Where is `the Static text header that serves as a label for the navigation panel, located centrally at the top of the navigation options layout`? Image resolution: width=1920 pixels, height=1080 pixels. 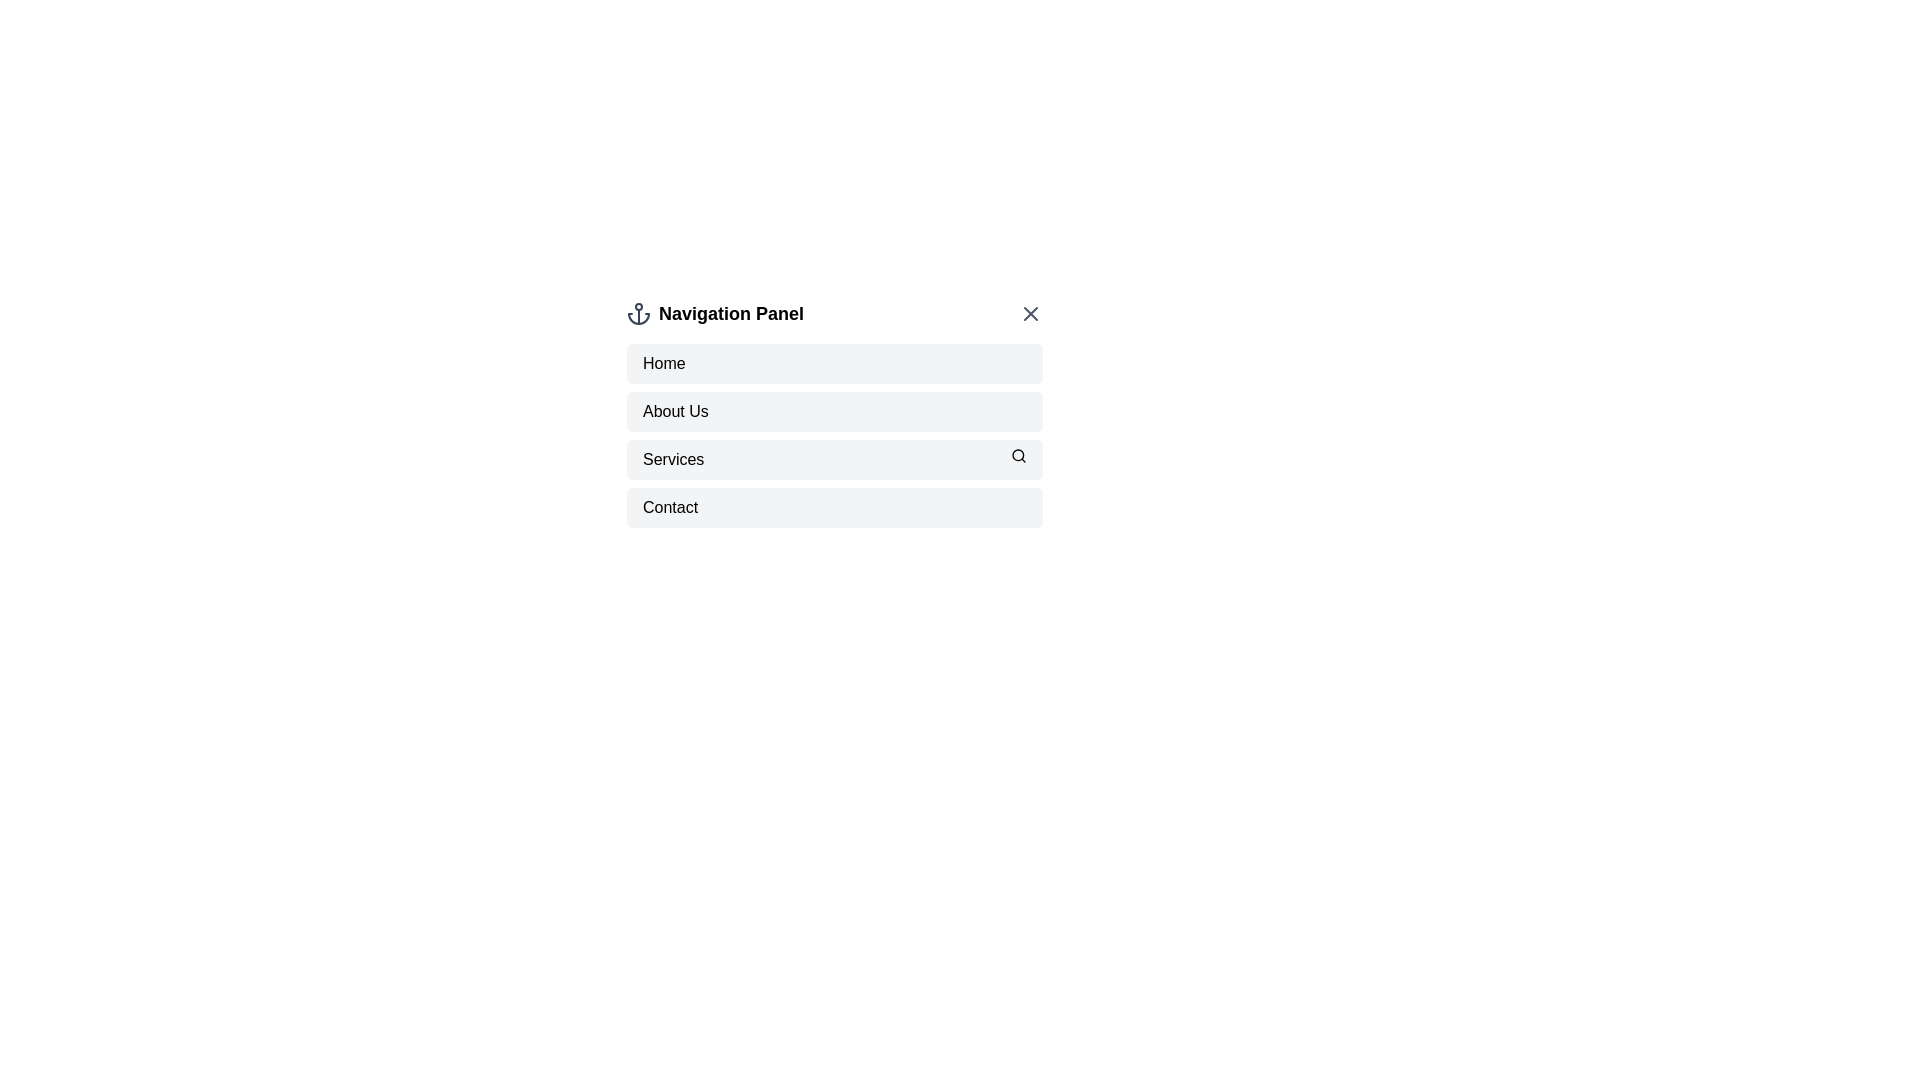
the Static text header that serves as a label for the navigation panel, located centrally at the top of the navigation options layout is located at coordinates (730, 313).